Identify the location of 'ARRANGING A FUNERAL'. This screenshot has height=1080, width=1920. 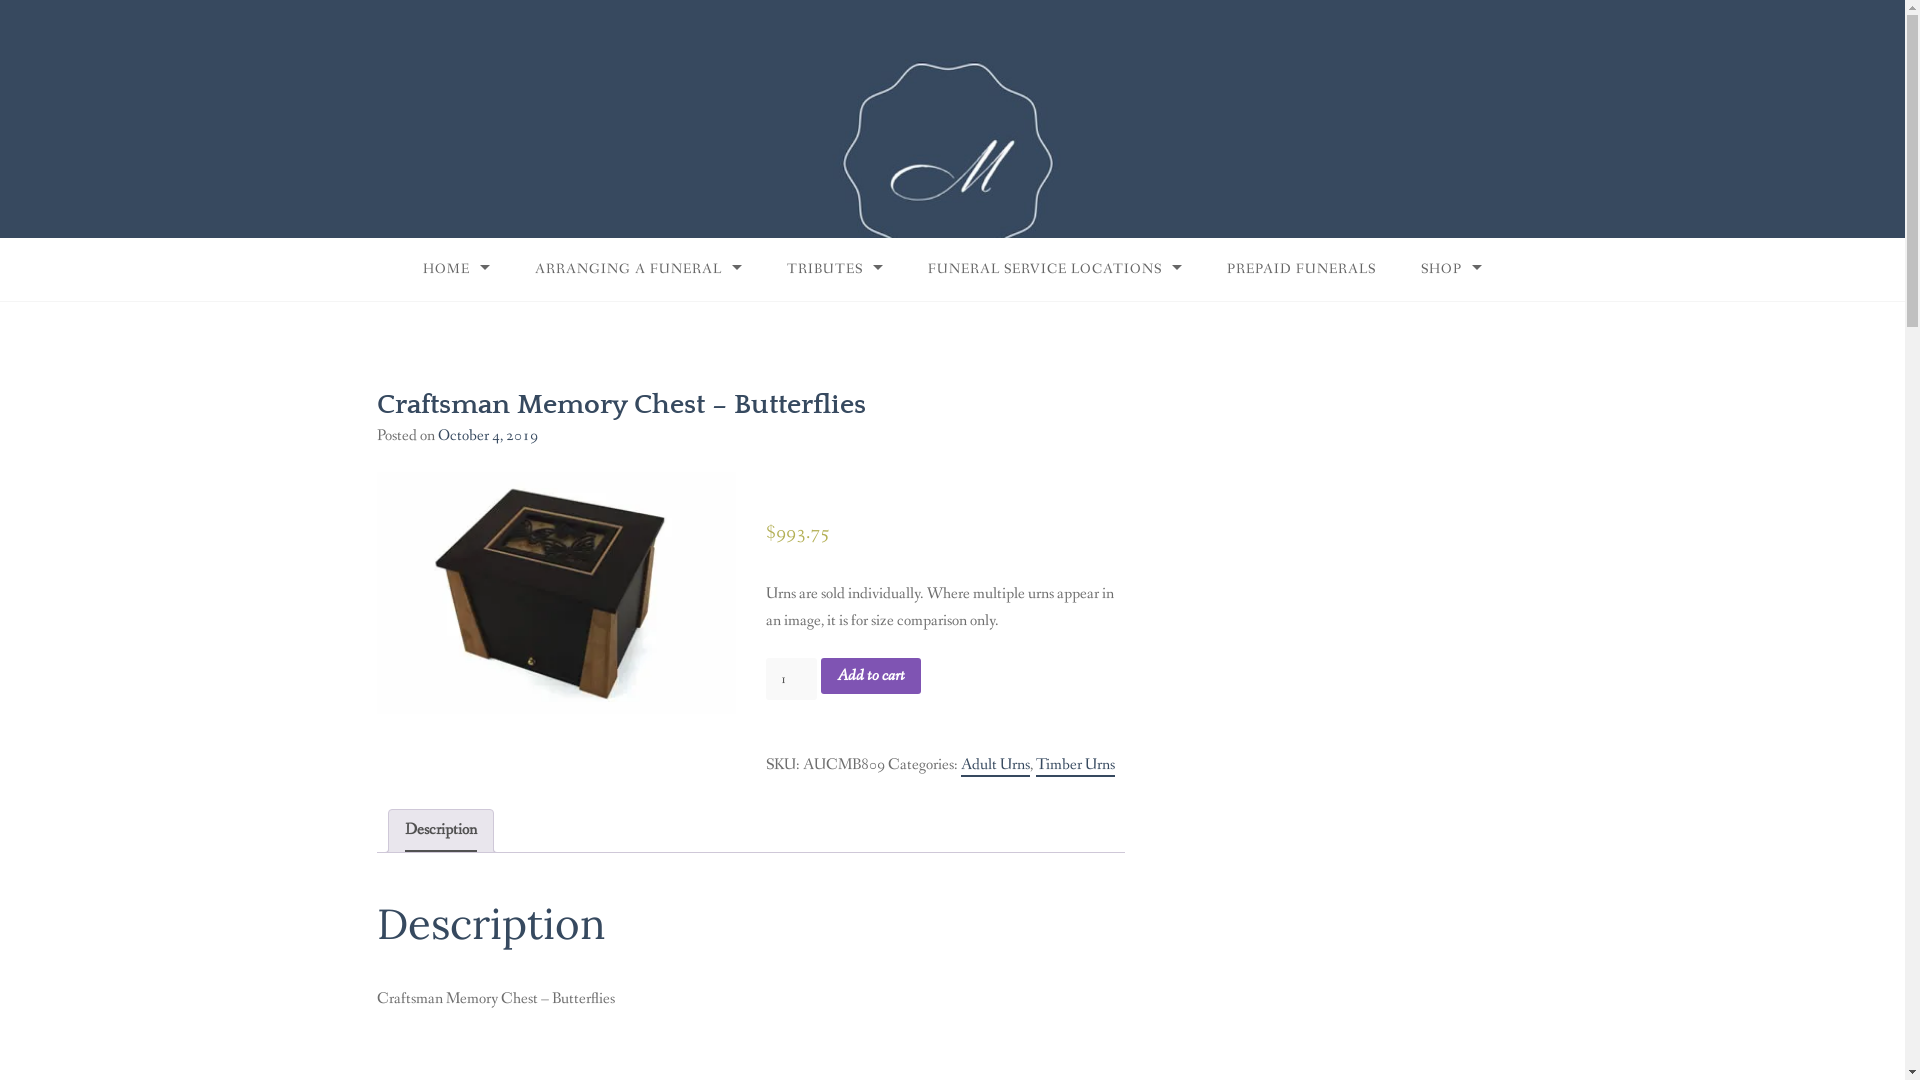
(513, 268).